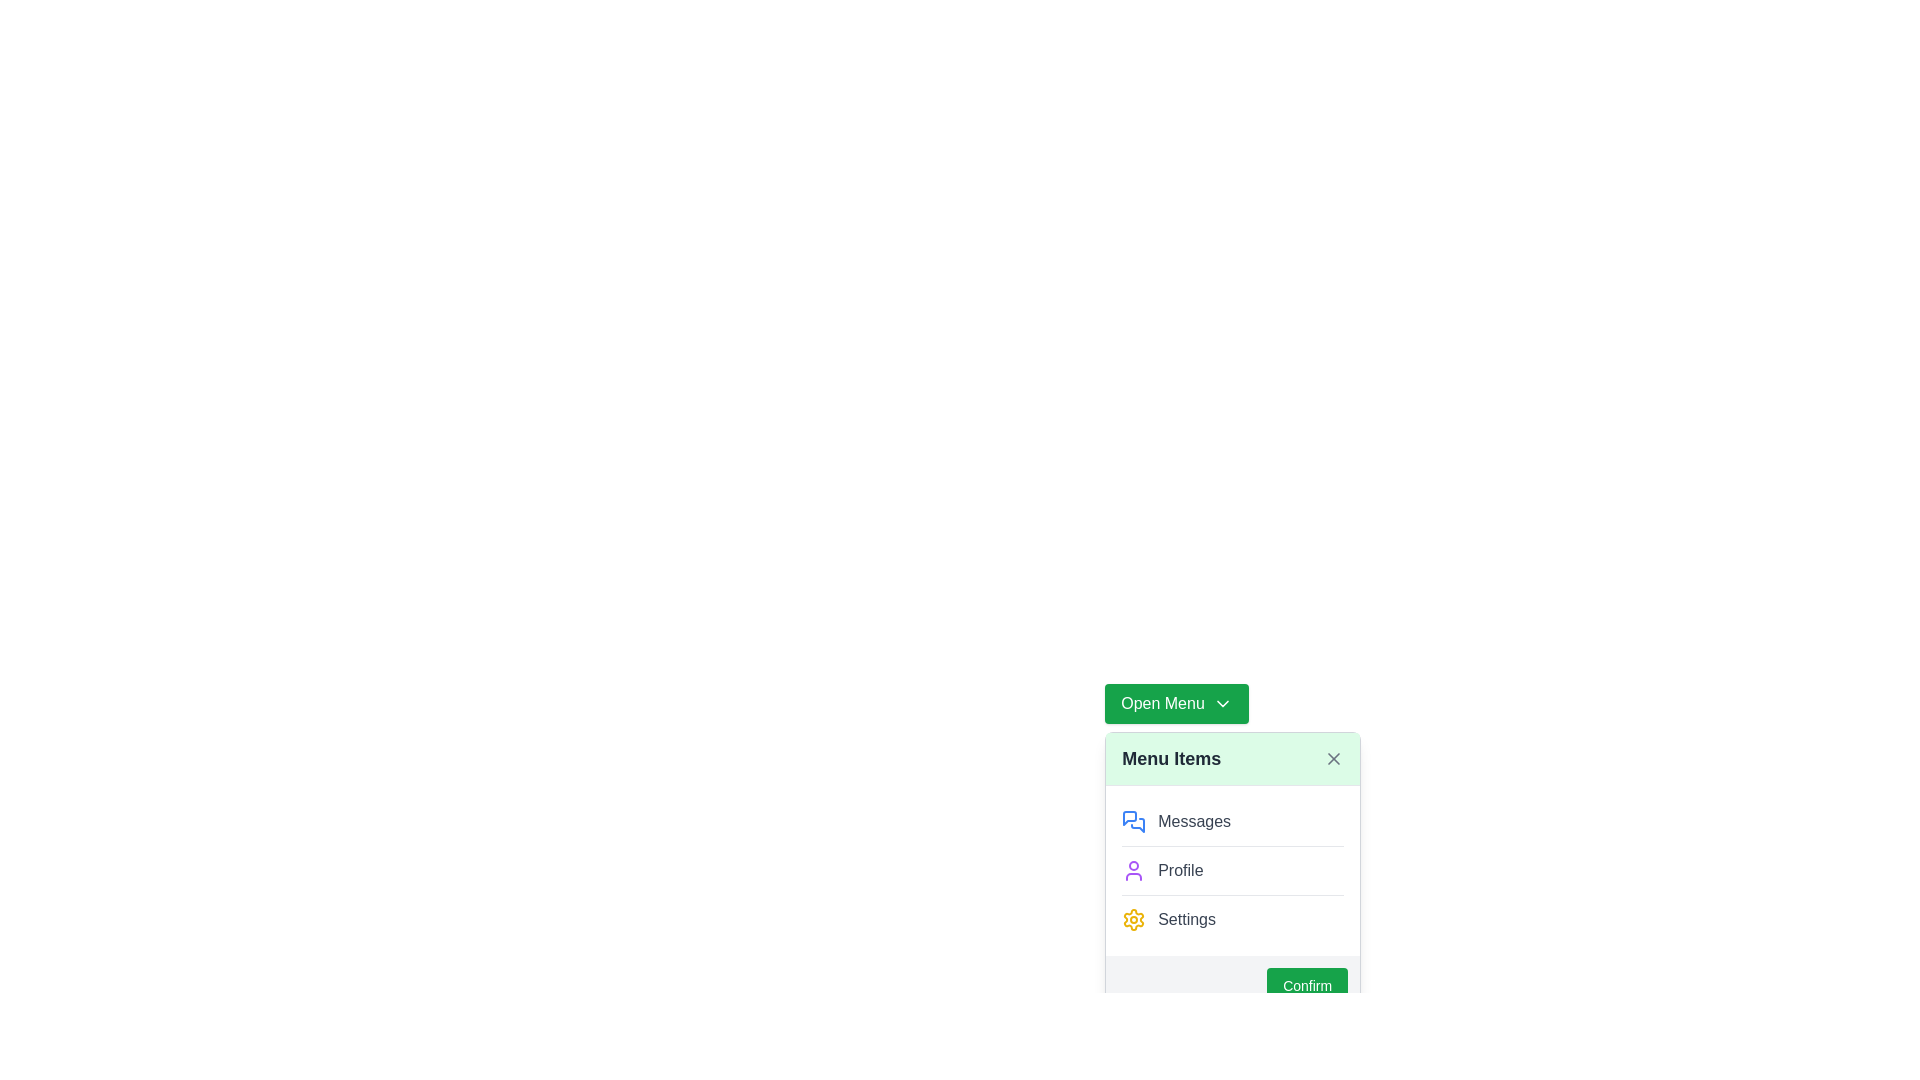 This screenshot has width=1920, height=1080. I want to click on the yellow gear icon representing settings, which is located to the left of the 'Settings' text in the menu list, so click(1134, 920).